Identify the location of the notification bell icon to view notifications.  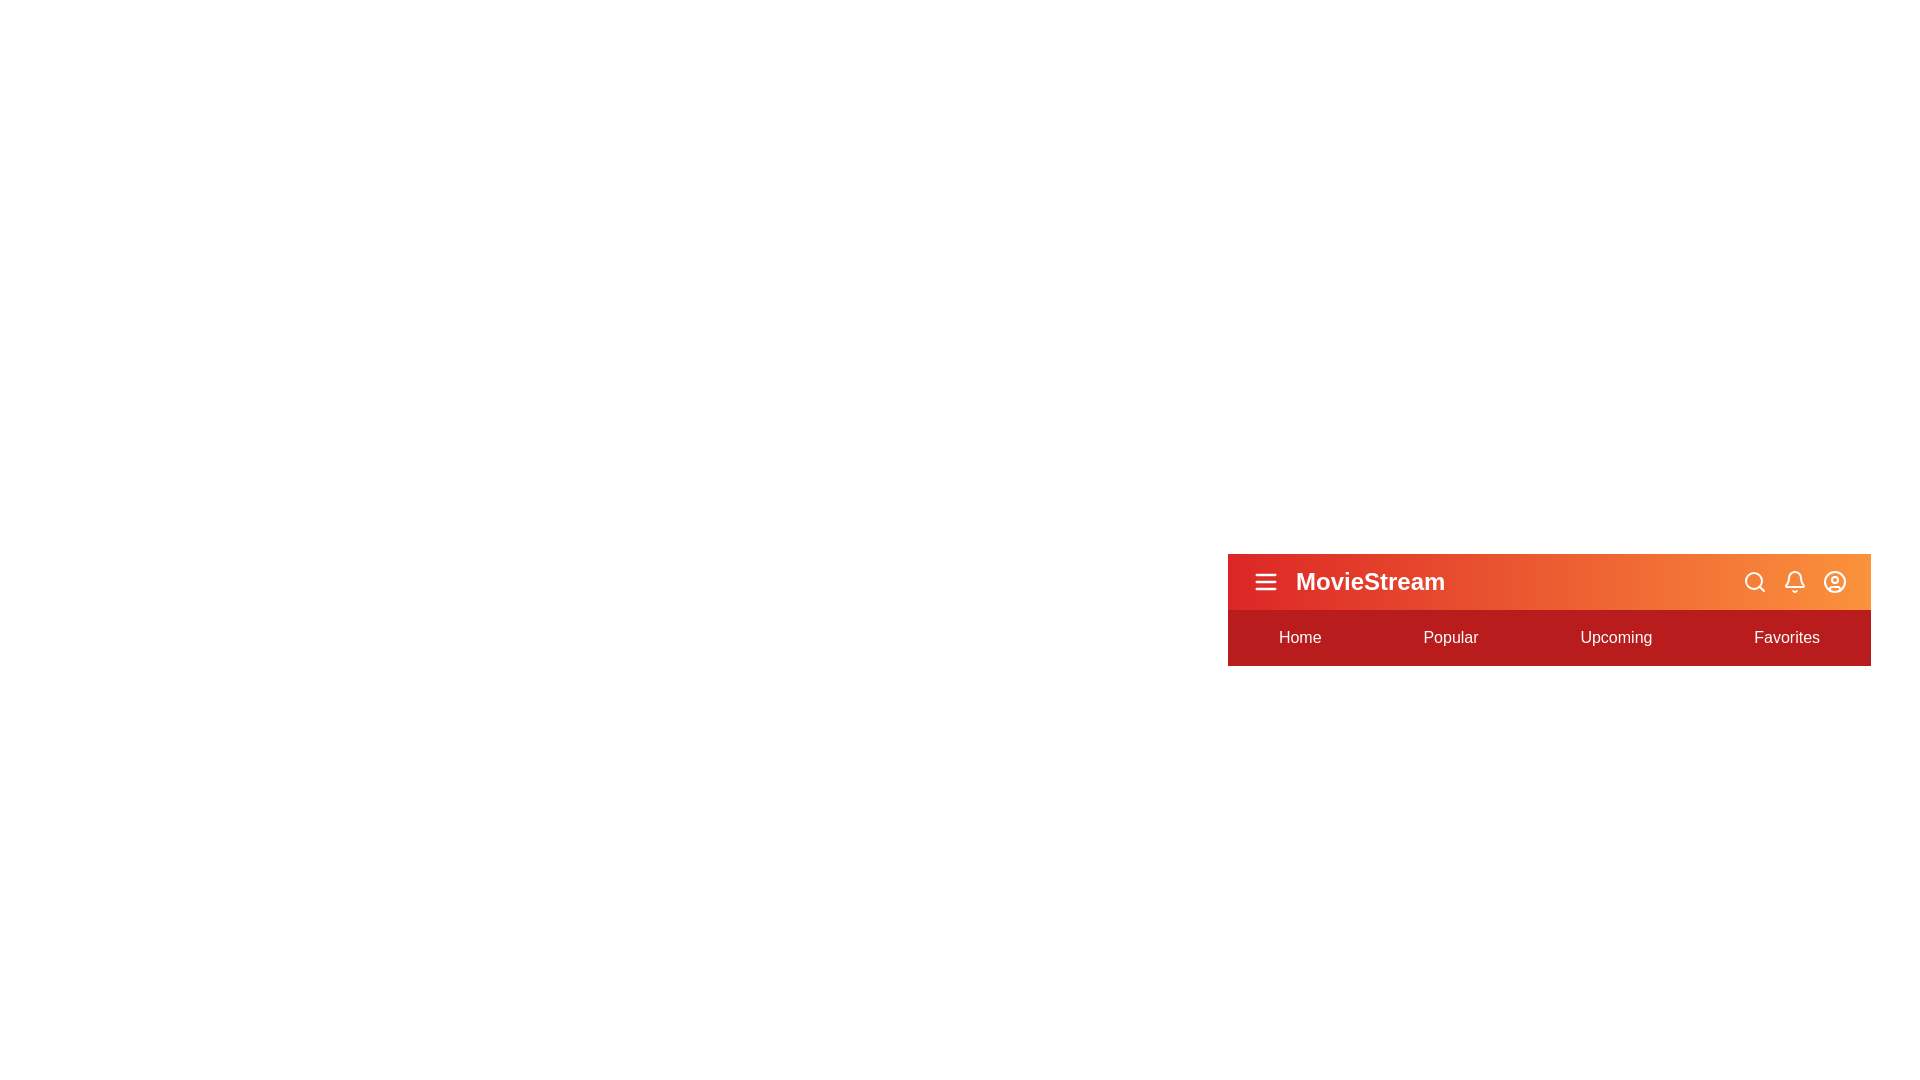
(1795, 582).